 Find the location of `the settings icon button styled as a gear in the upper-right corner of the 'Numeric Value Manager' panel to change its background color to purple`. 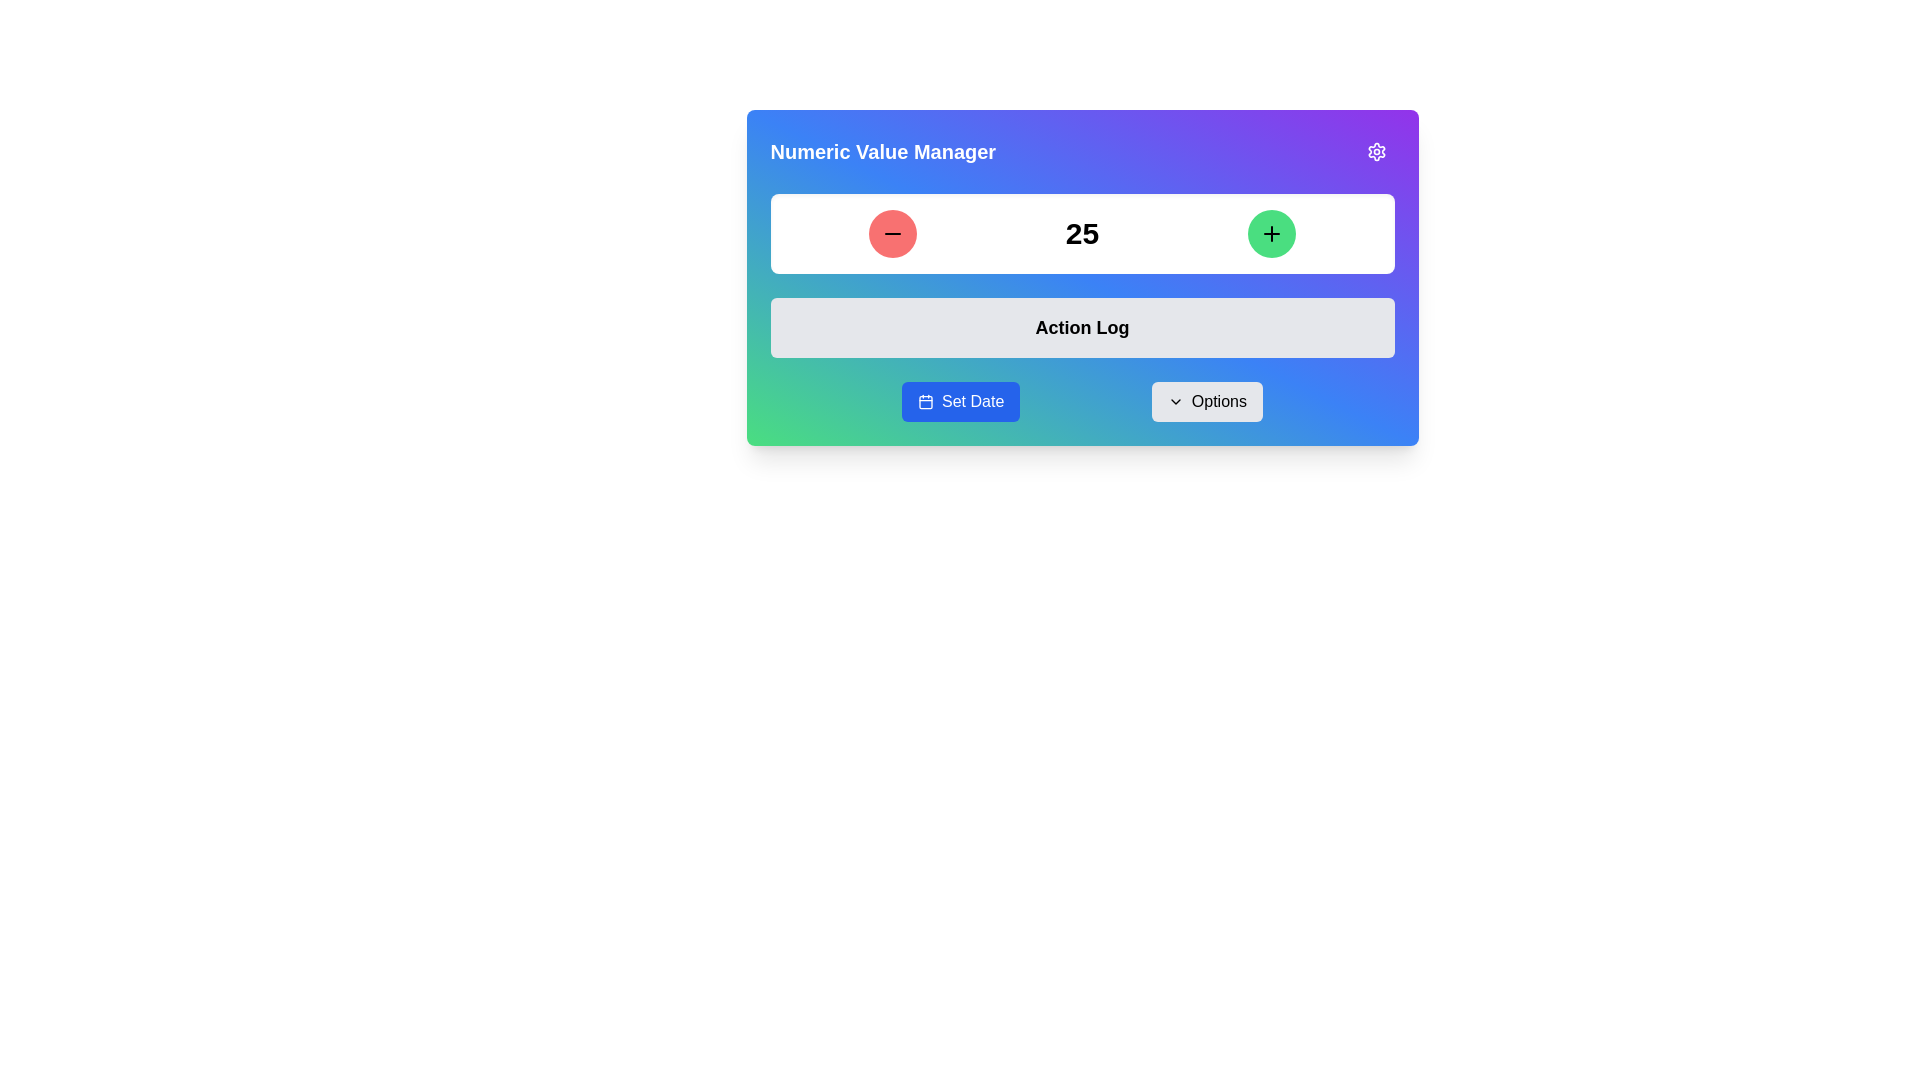

the settings icon button styled as a gear in the upper-right corner of the 'Numeric Value Manager' panel to change its background color to purple is located at coordinates (1375, 150).